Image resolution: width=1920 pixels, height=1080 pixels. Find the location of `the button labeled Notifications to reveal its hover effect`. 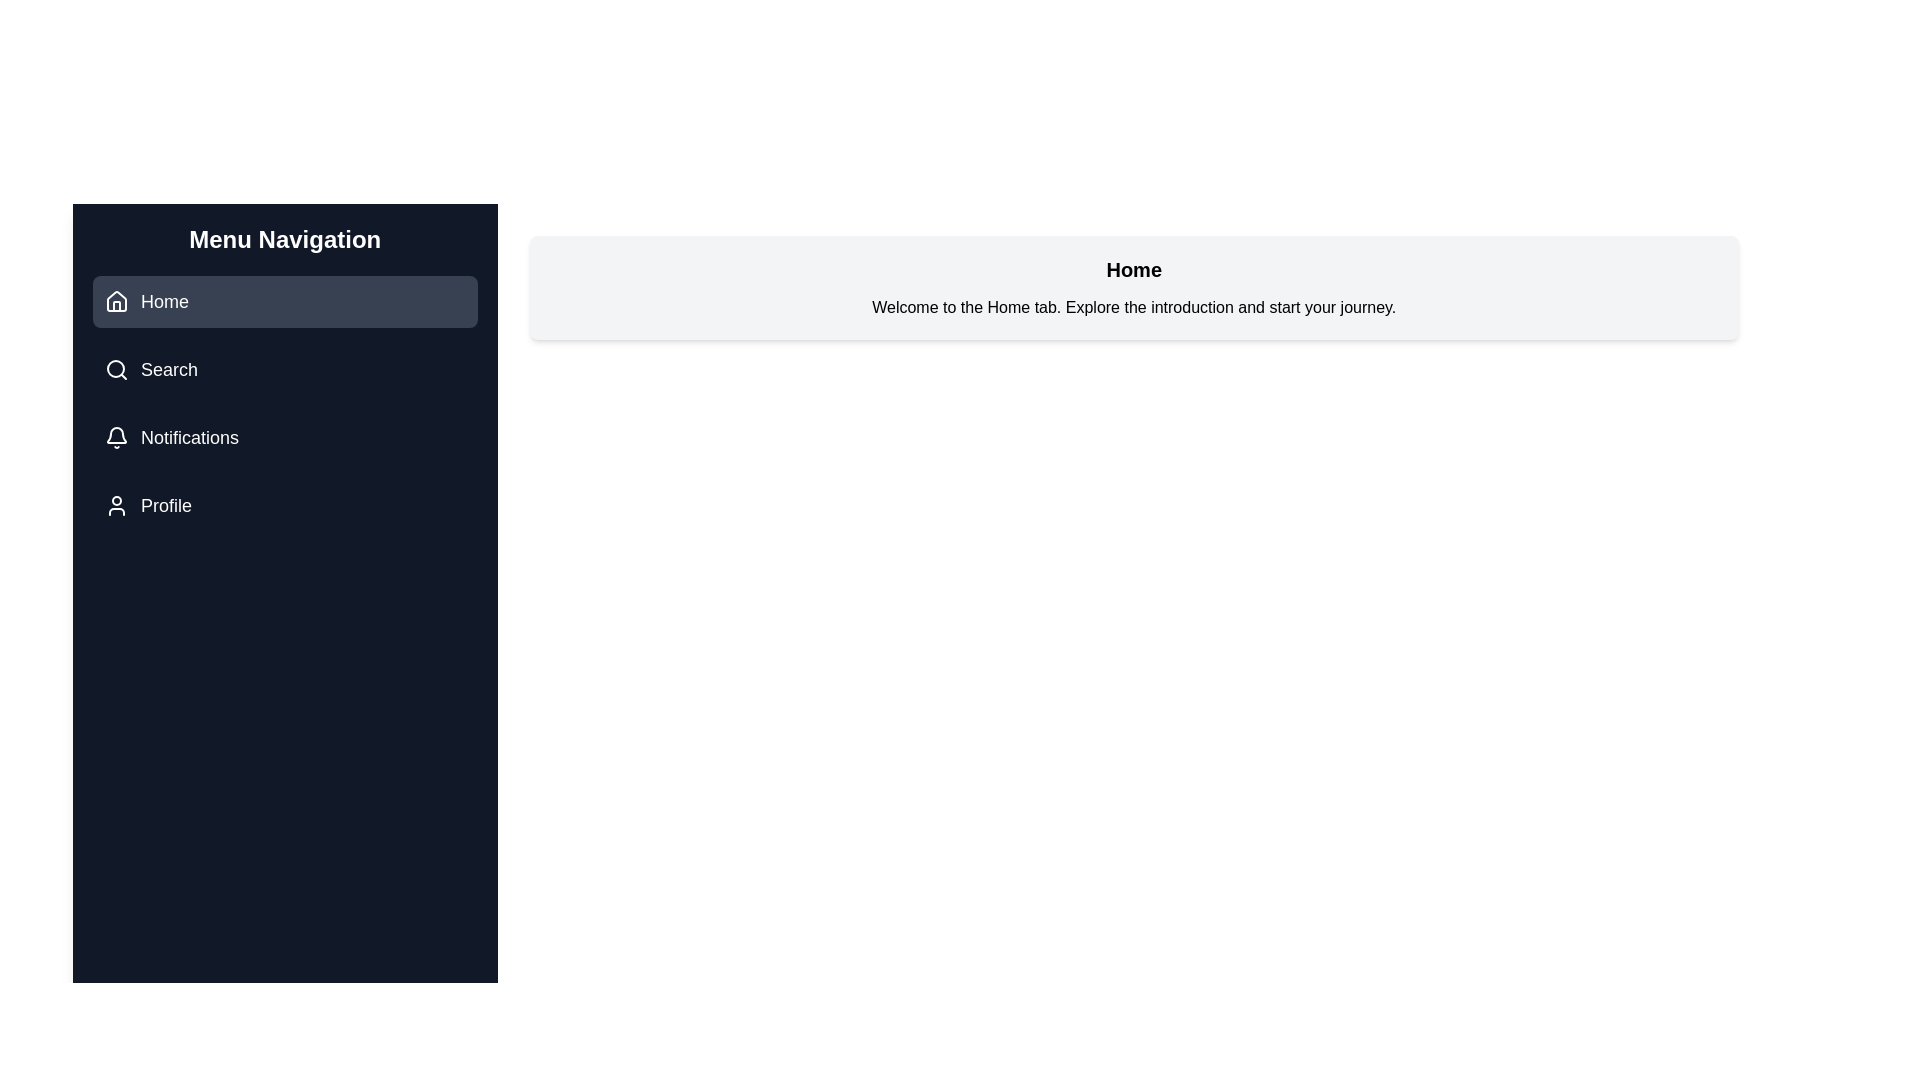

the button labeled Notifications to reveal its hover effect is located at coordinates (283, 437).